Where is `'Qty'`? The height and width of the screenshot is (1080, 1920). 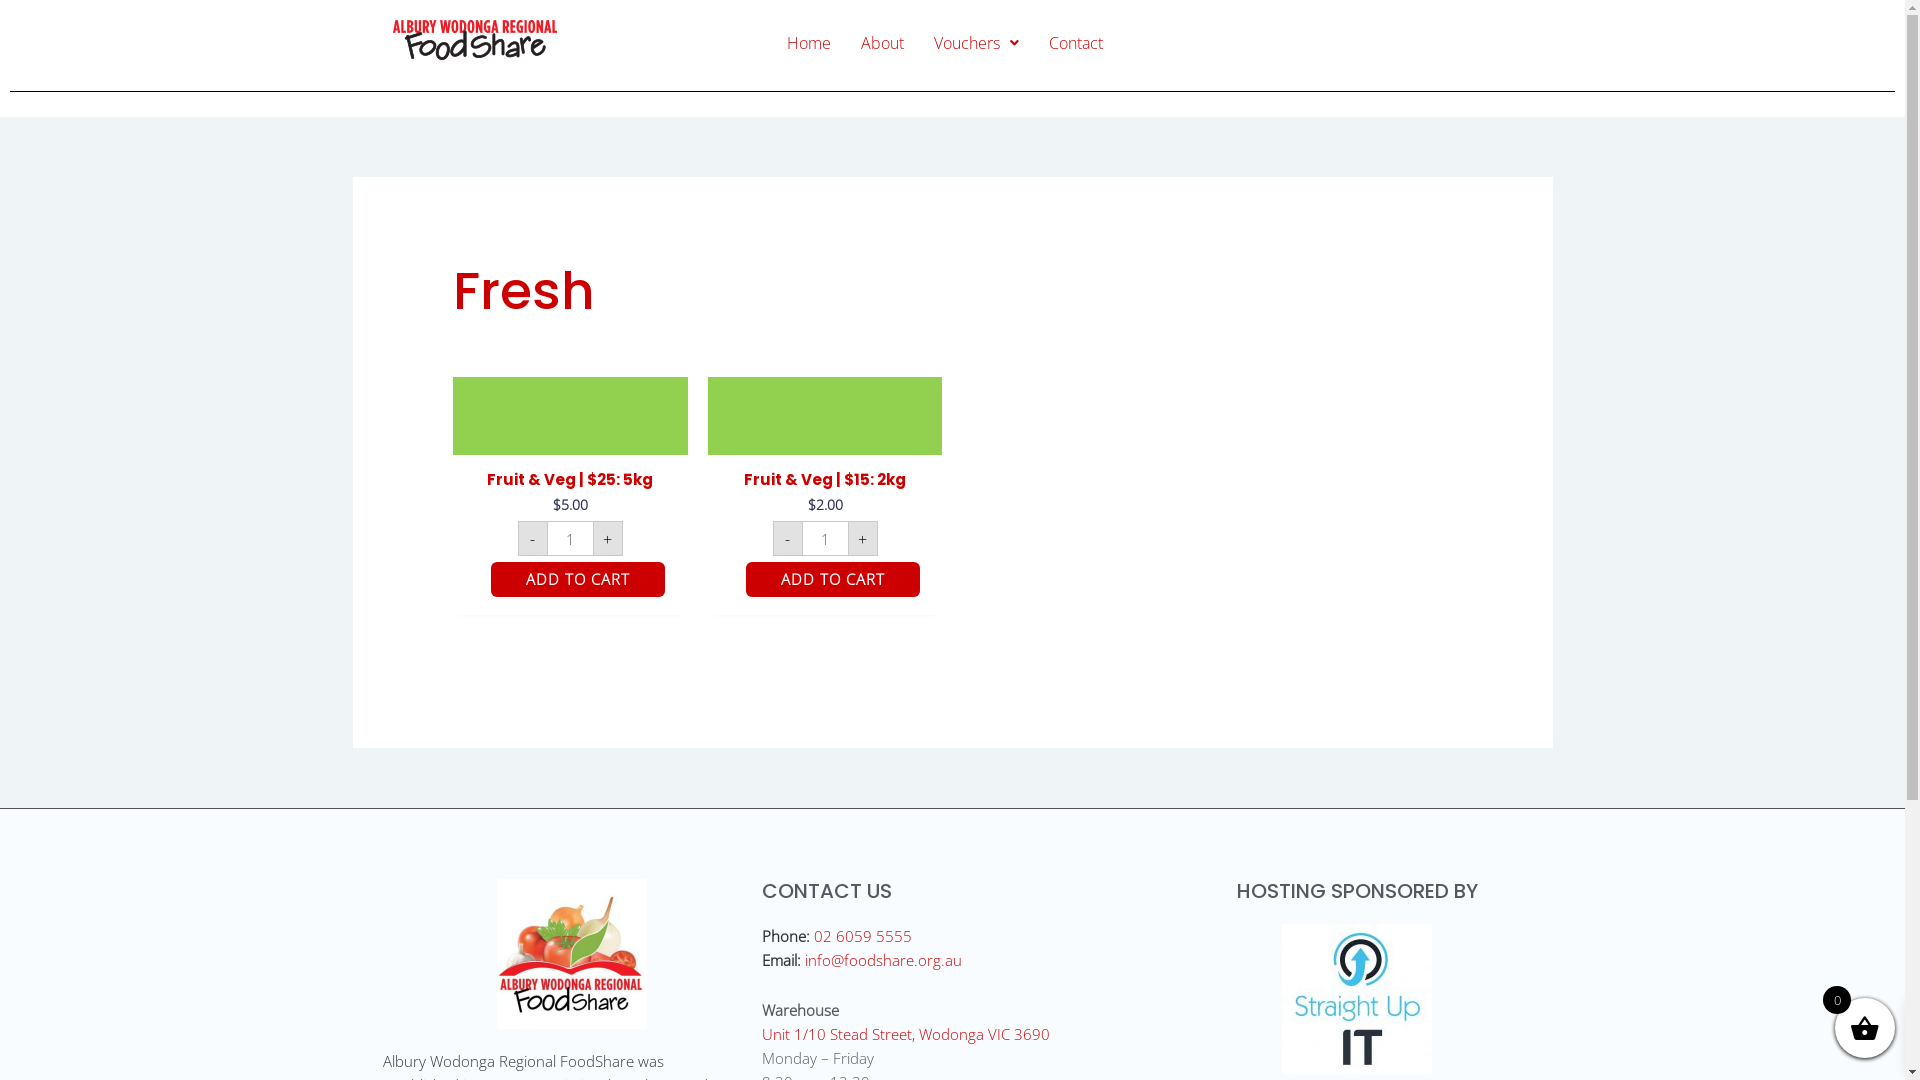
'Qty' is located at coordinates (569, 537).